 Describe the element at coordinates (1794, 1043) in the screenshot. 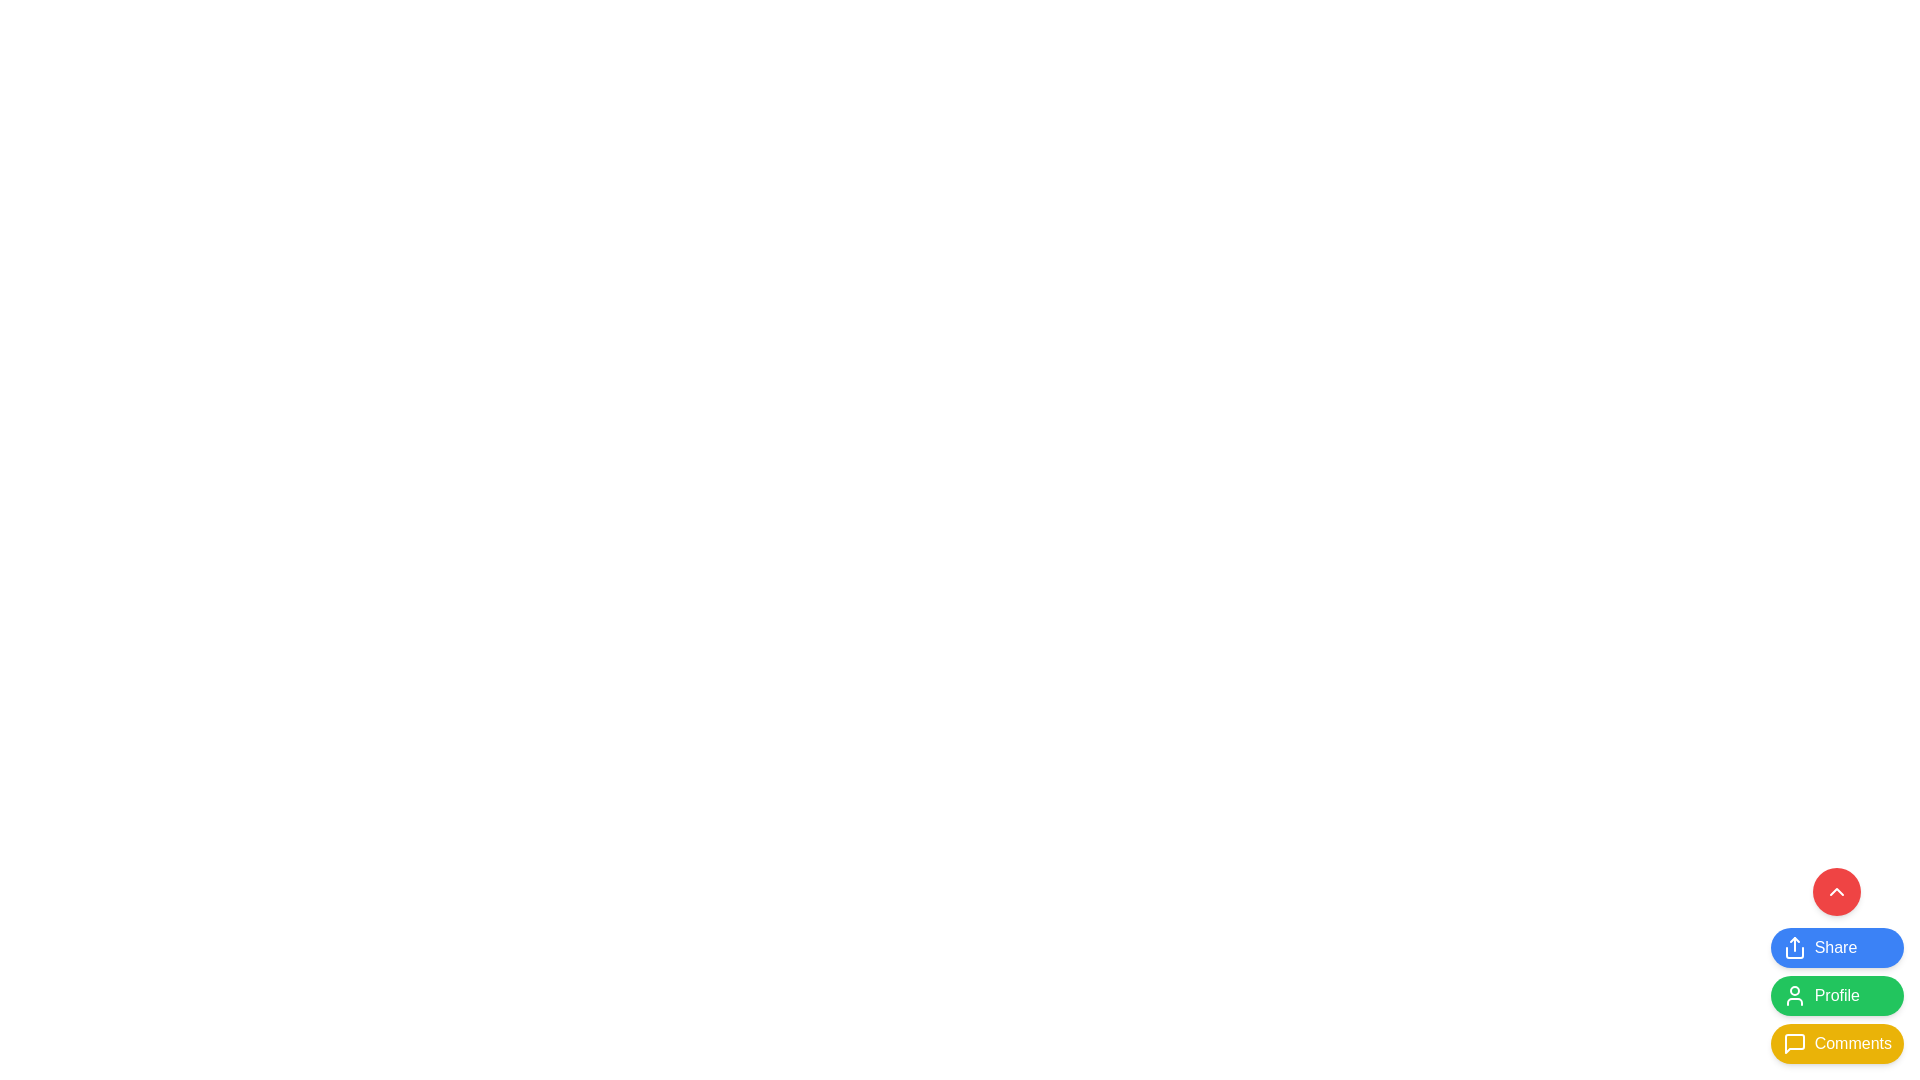

I see `the chat bubble icon located at the bottom-right corner of the interface, which opens the comments section when clicked` at that location.